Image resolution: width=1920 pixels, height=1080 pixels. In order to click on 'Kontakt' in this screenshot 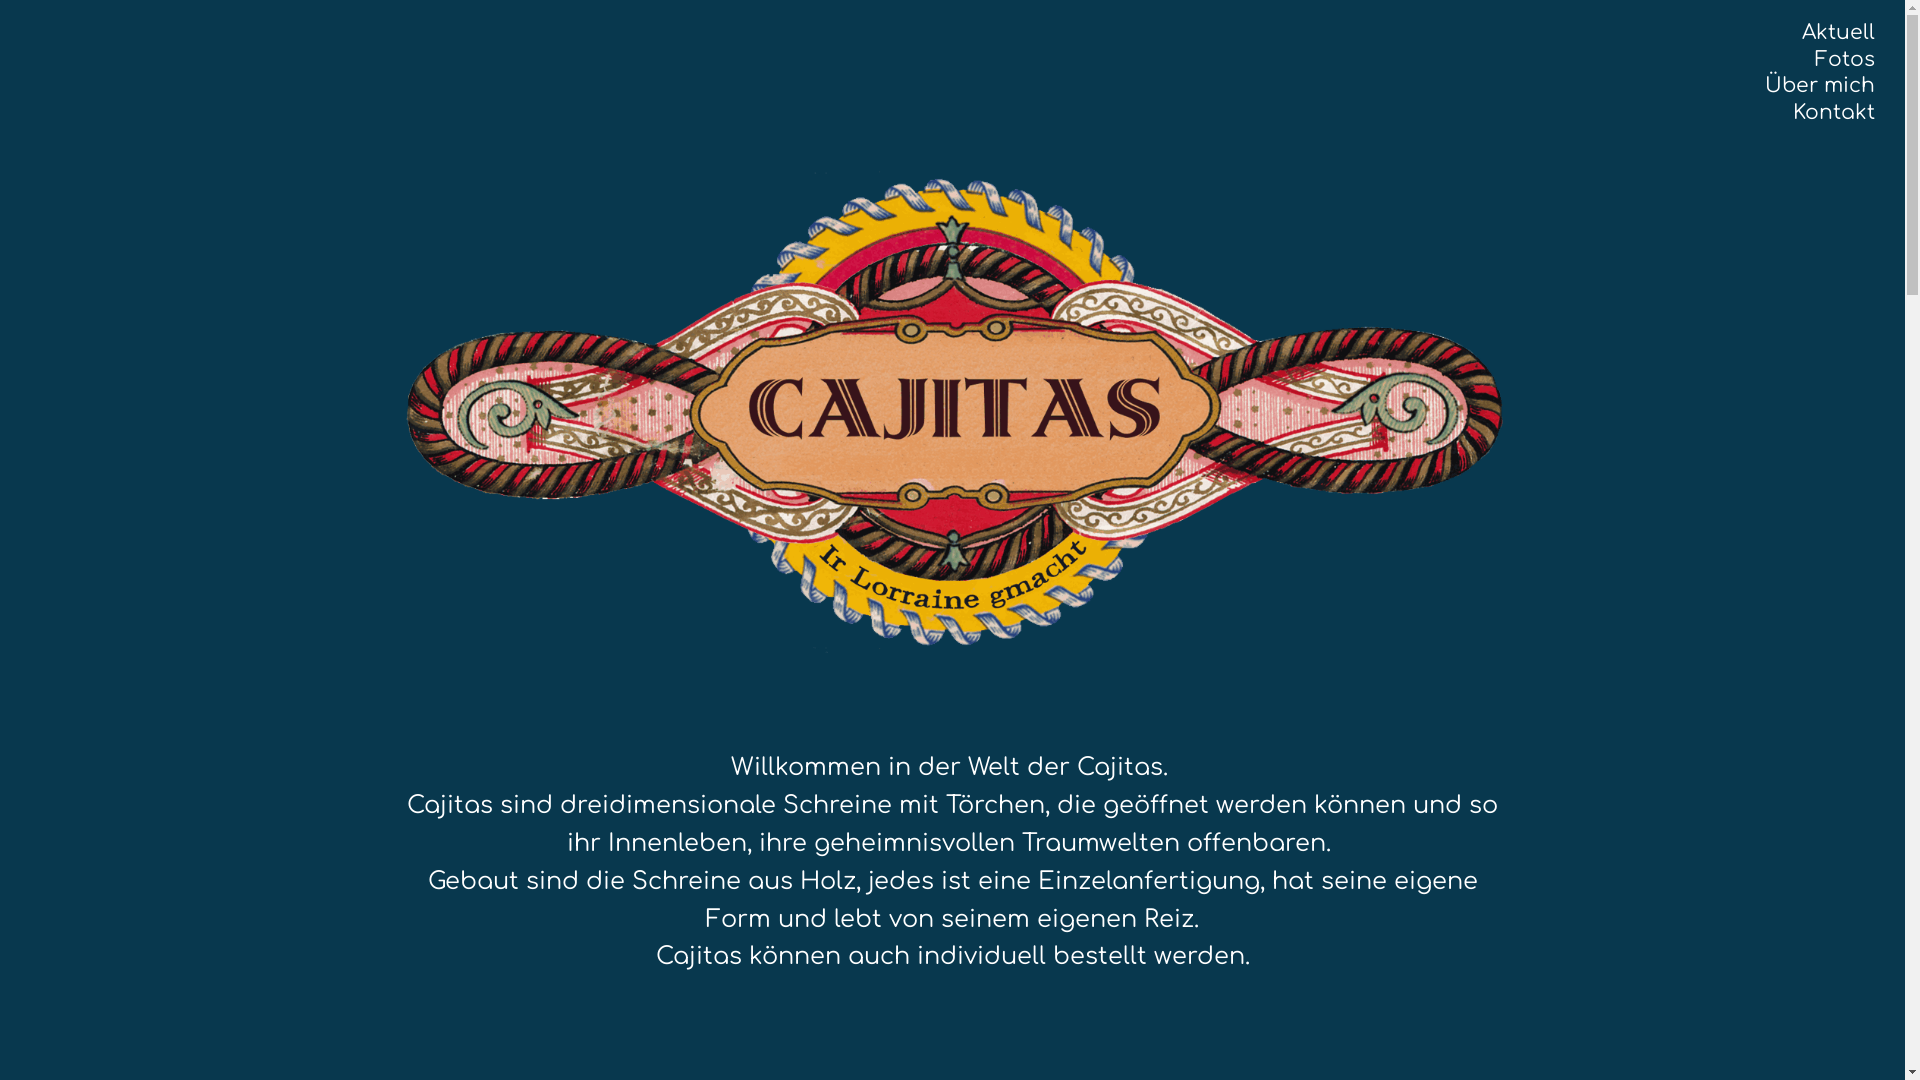, I will do `click(1793, 112)`.